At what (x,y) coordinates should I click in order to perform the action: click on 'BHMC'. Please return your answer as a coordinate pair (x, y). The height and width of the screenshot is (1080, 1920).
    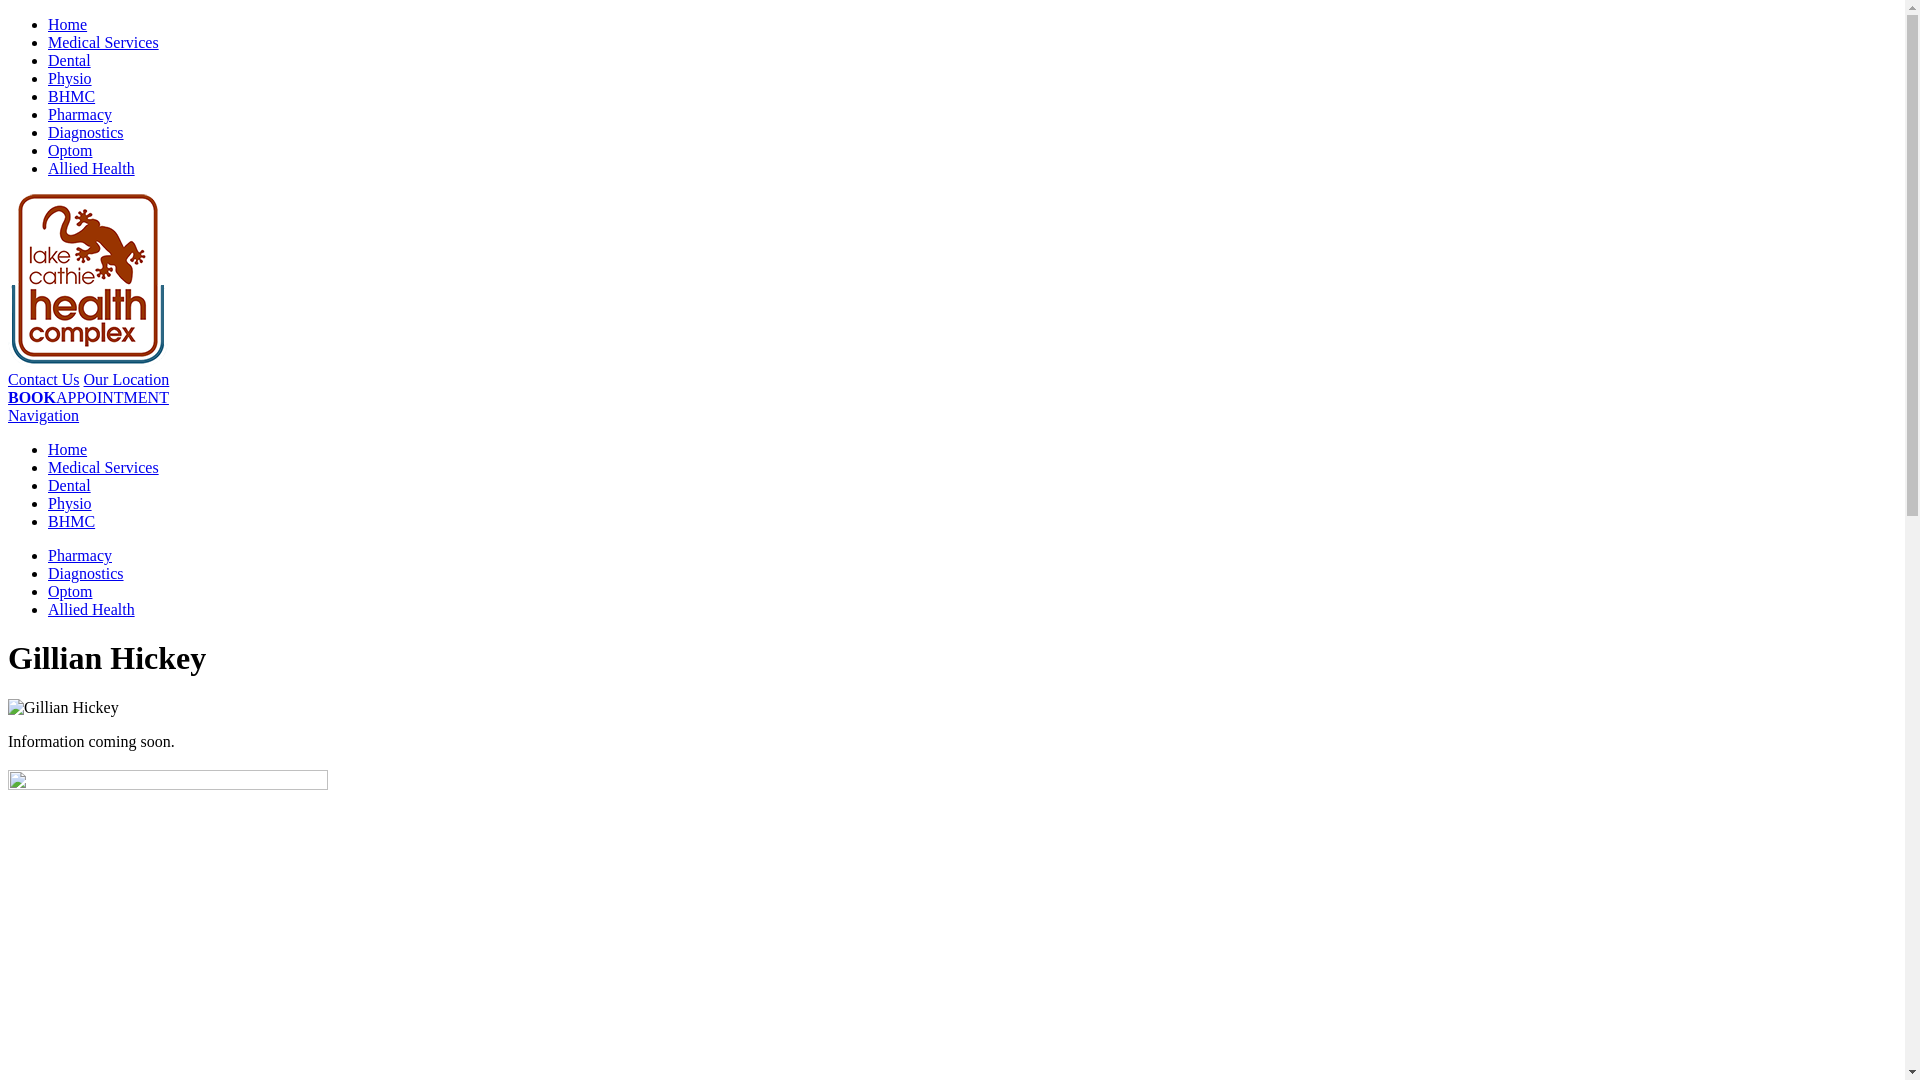
    Looking at the image, I should click on (71, 96).